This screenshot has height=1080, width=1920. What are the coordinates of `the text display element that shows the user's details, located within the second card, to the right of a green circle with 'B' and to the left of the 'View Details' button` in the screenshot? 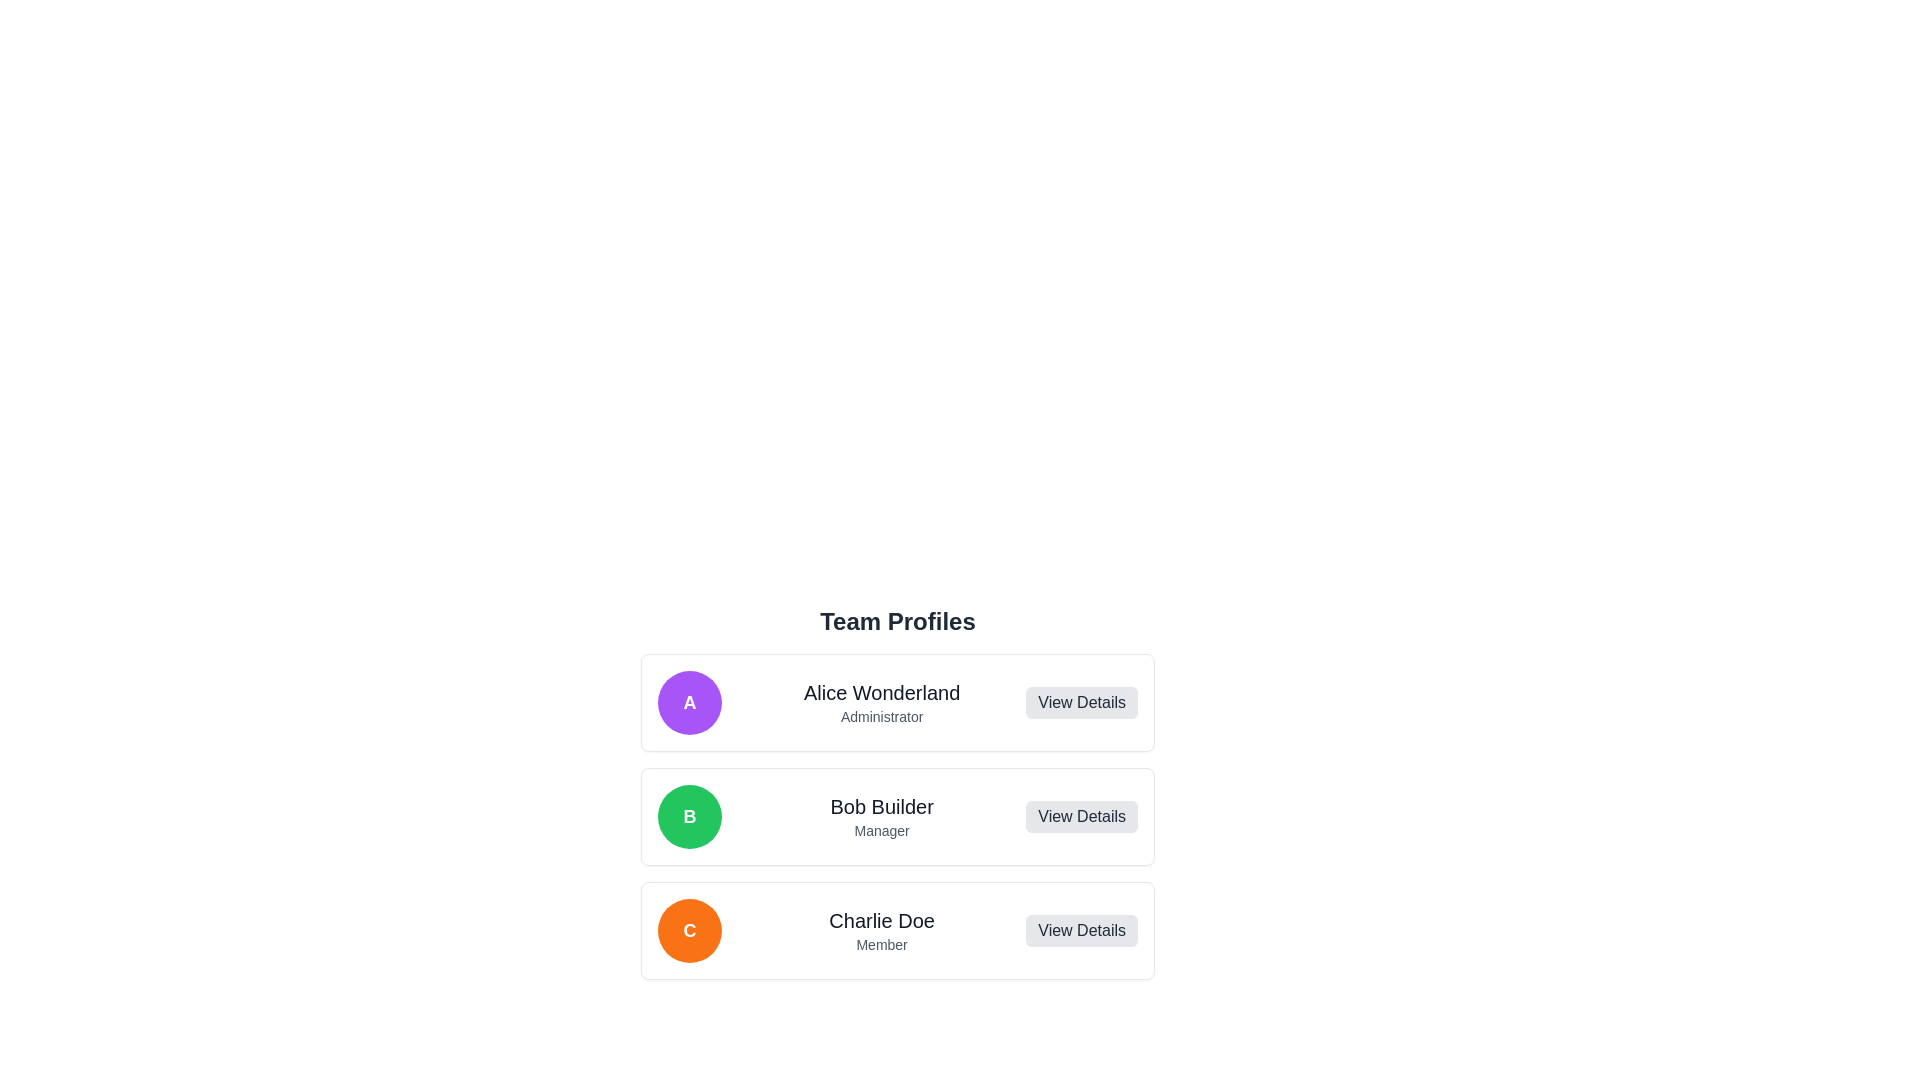 It's located at (881, 817).